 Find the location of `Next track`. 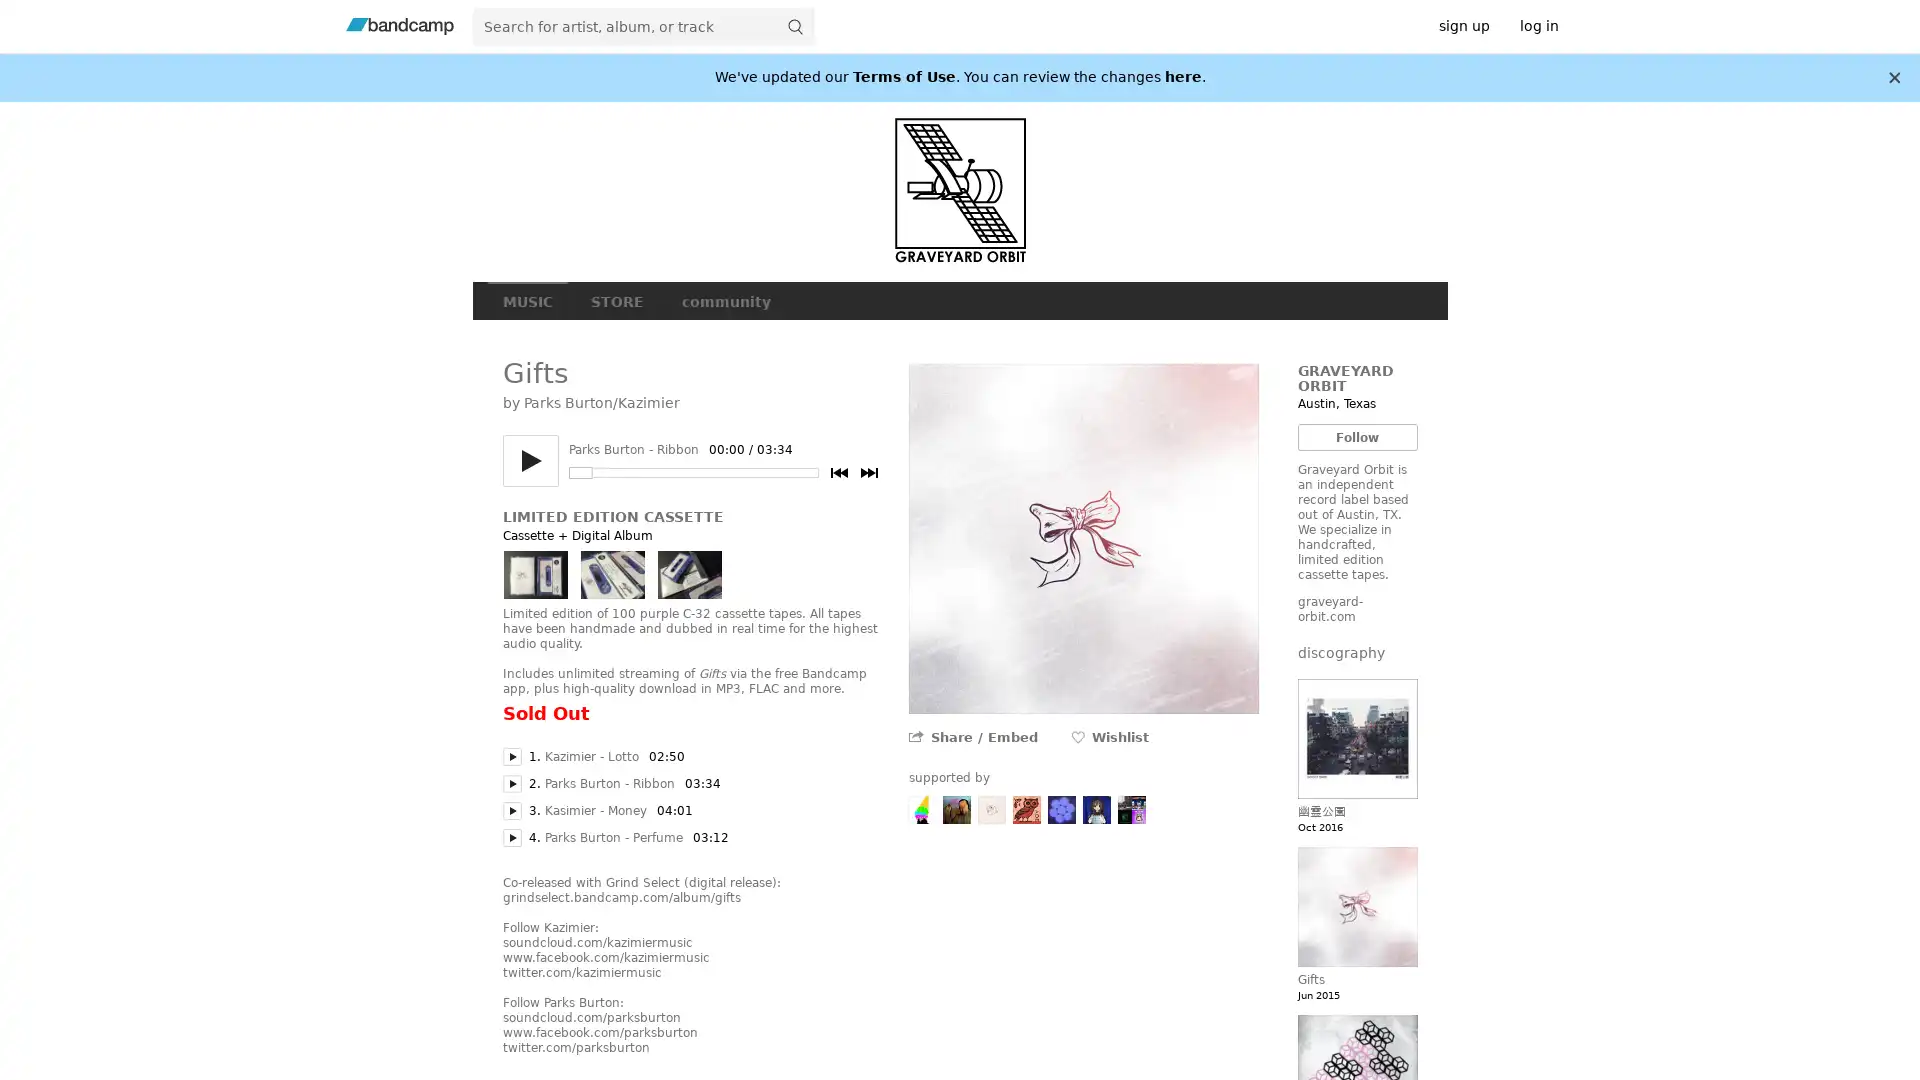

Next track is located at coordinates (868, 473).